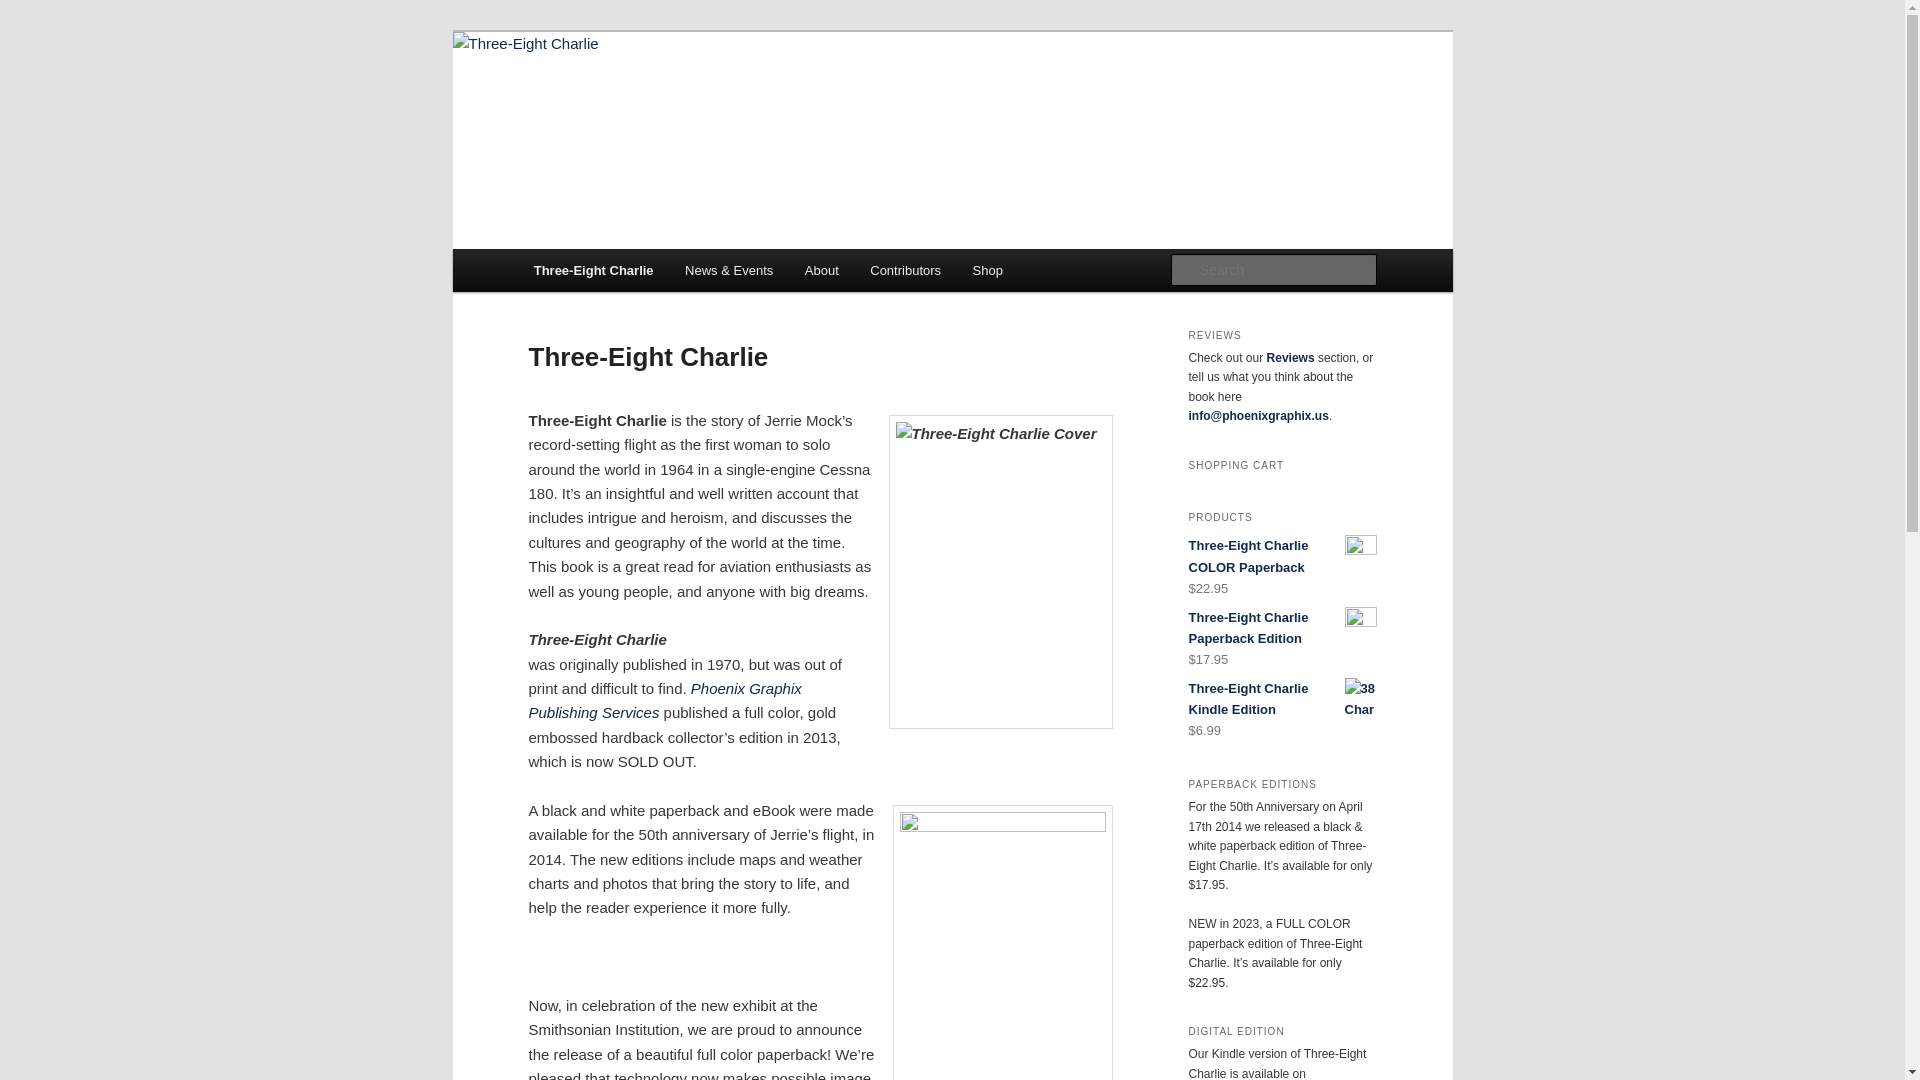 Image resolution: width=1920 pixels, height=1080 pixels. I want to click on 'info@phoenixgraphix.us', so click(1256, 415).